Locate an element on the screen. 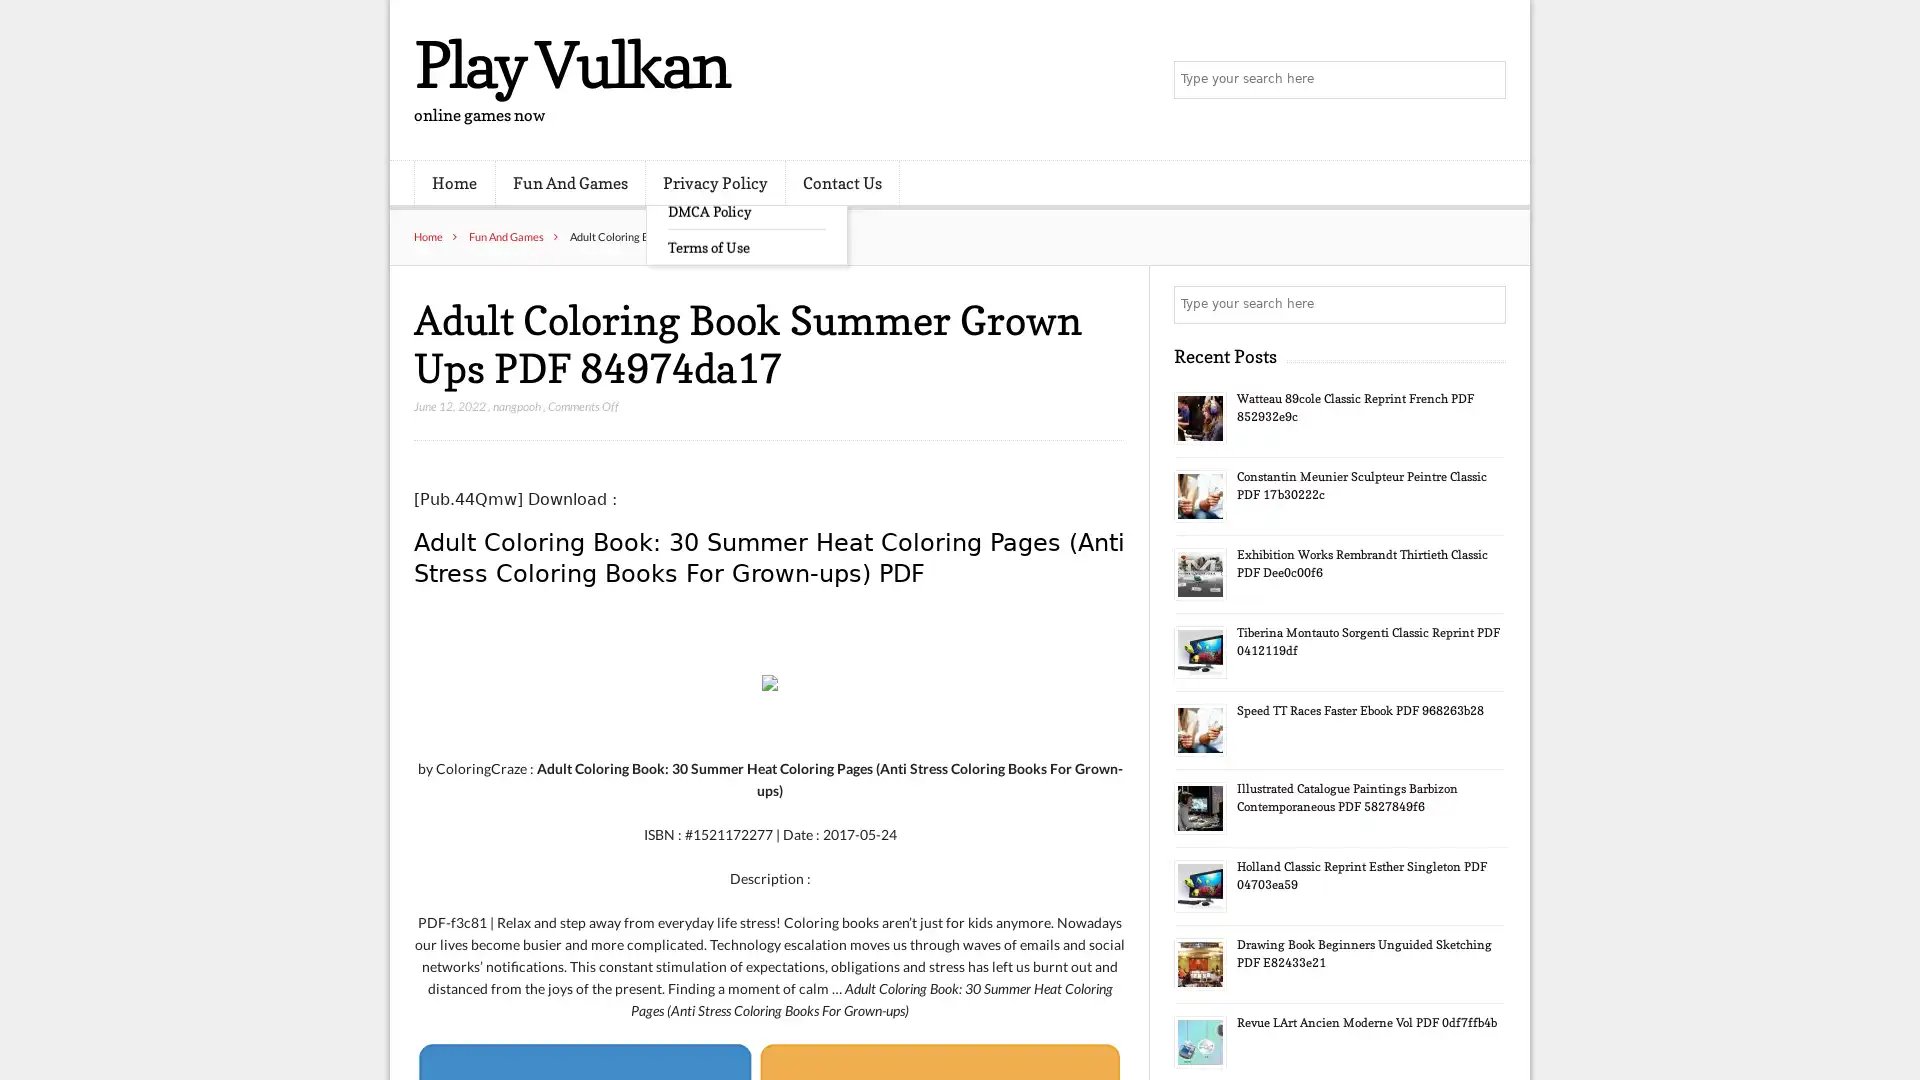  Search is located at coordinates (1485, 80).